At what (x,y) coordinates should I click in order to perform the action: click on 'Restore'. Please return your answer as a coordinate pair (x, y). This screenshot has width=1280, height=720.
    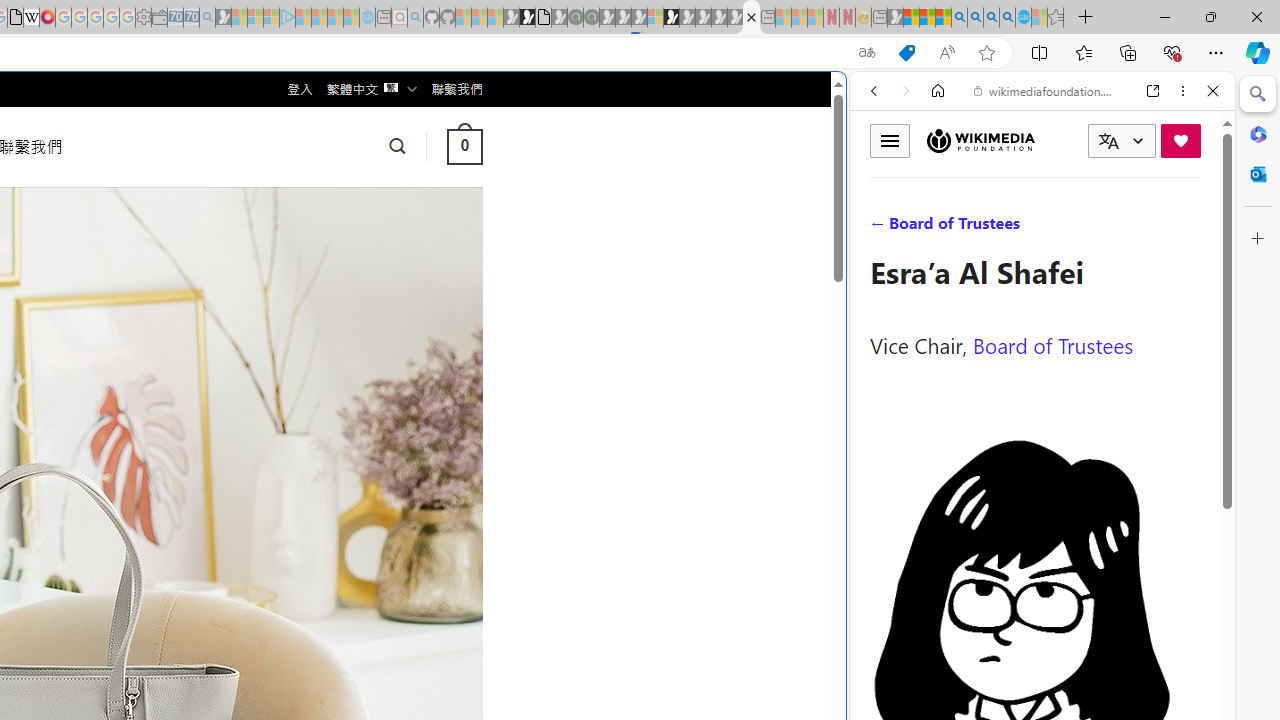
    Looking at the image, I should click on (1209, 16).